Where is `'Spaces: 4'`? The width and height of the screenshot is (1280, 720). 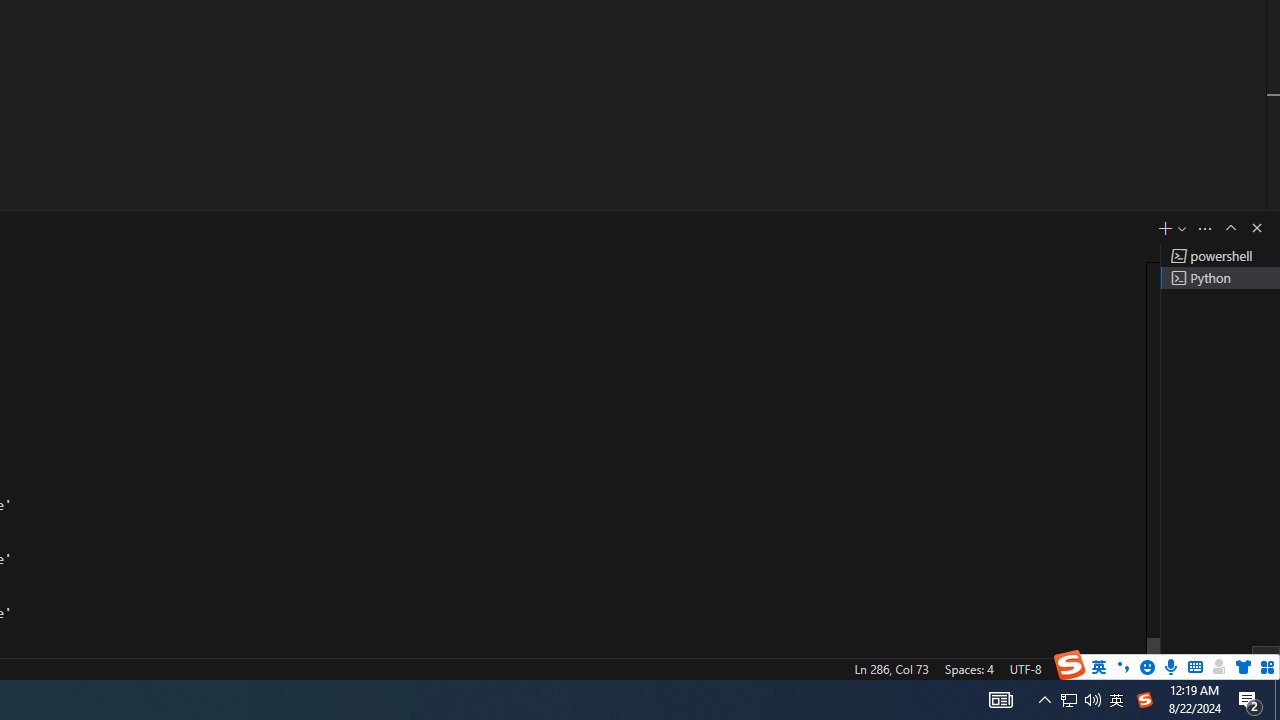 'Spaces: 4' is located at coordinates (968, 668).